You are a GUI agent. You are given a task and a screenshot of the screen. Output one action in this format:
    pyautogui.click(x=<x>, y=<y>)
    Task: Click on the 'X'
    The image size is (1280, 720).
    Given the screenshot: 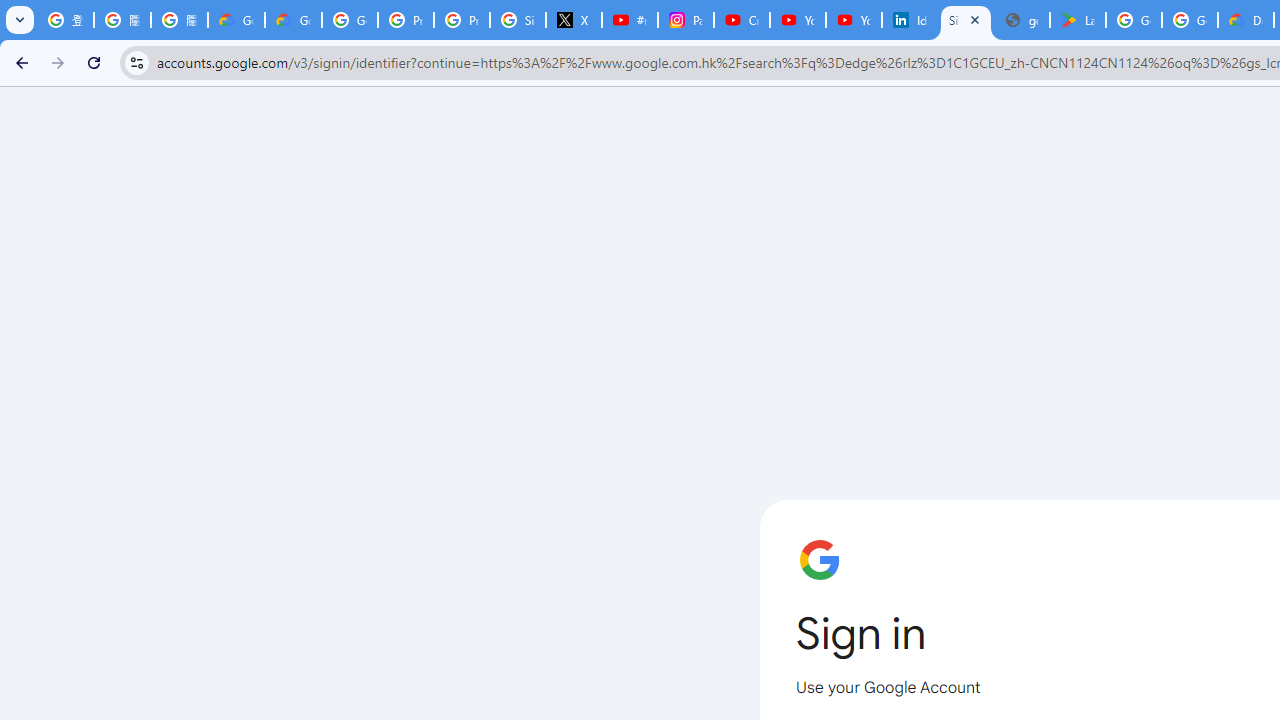 What is the action you would take?
    pyautogui.click(x=573, y=20)
    